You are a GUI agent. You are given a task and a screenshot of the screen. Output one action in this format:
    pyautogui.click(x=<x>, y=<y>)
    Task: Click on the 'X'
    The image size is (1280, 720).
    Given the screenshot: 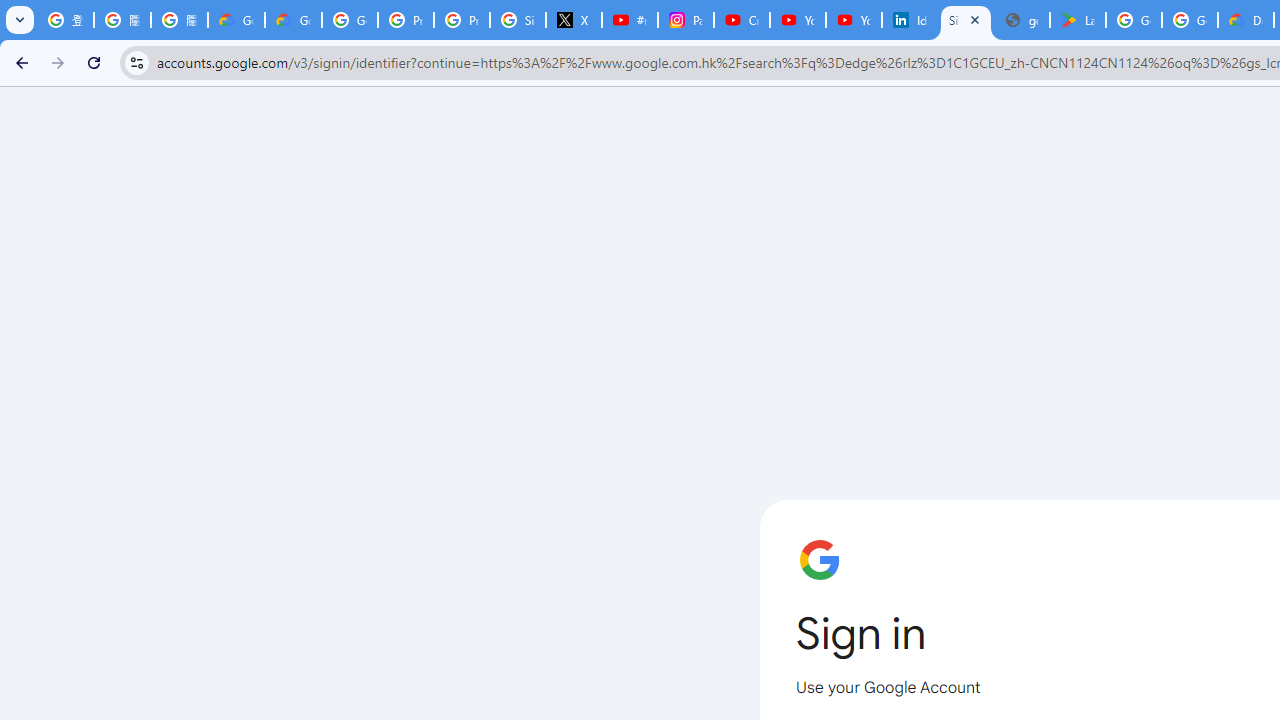 What is the action you would take?
    pyautogui.click(x=573, y=20)
    